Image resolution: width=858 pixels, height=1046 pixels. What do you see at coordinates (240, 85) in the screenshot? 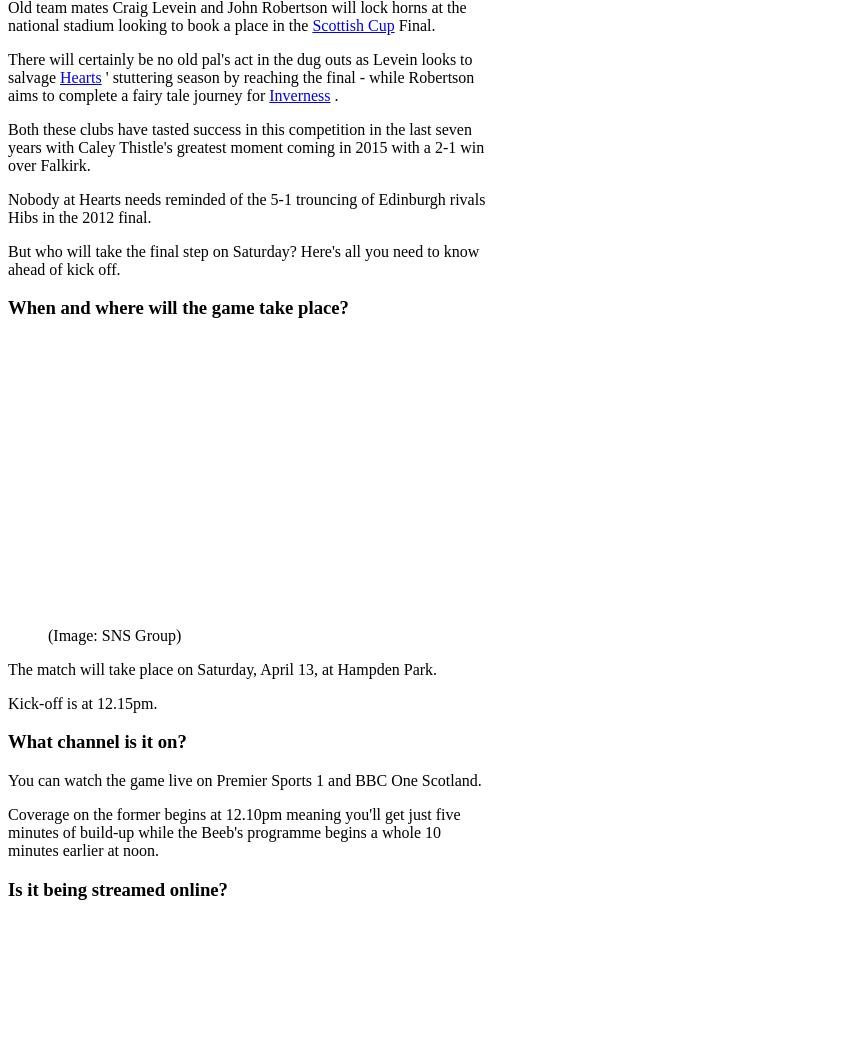
I see `'' stuttering season by reaching the final - while Robertson aims to complete a fairy tale journey for'` at bounding box center [240, 85].